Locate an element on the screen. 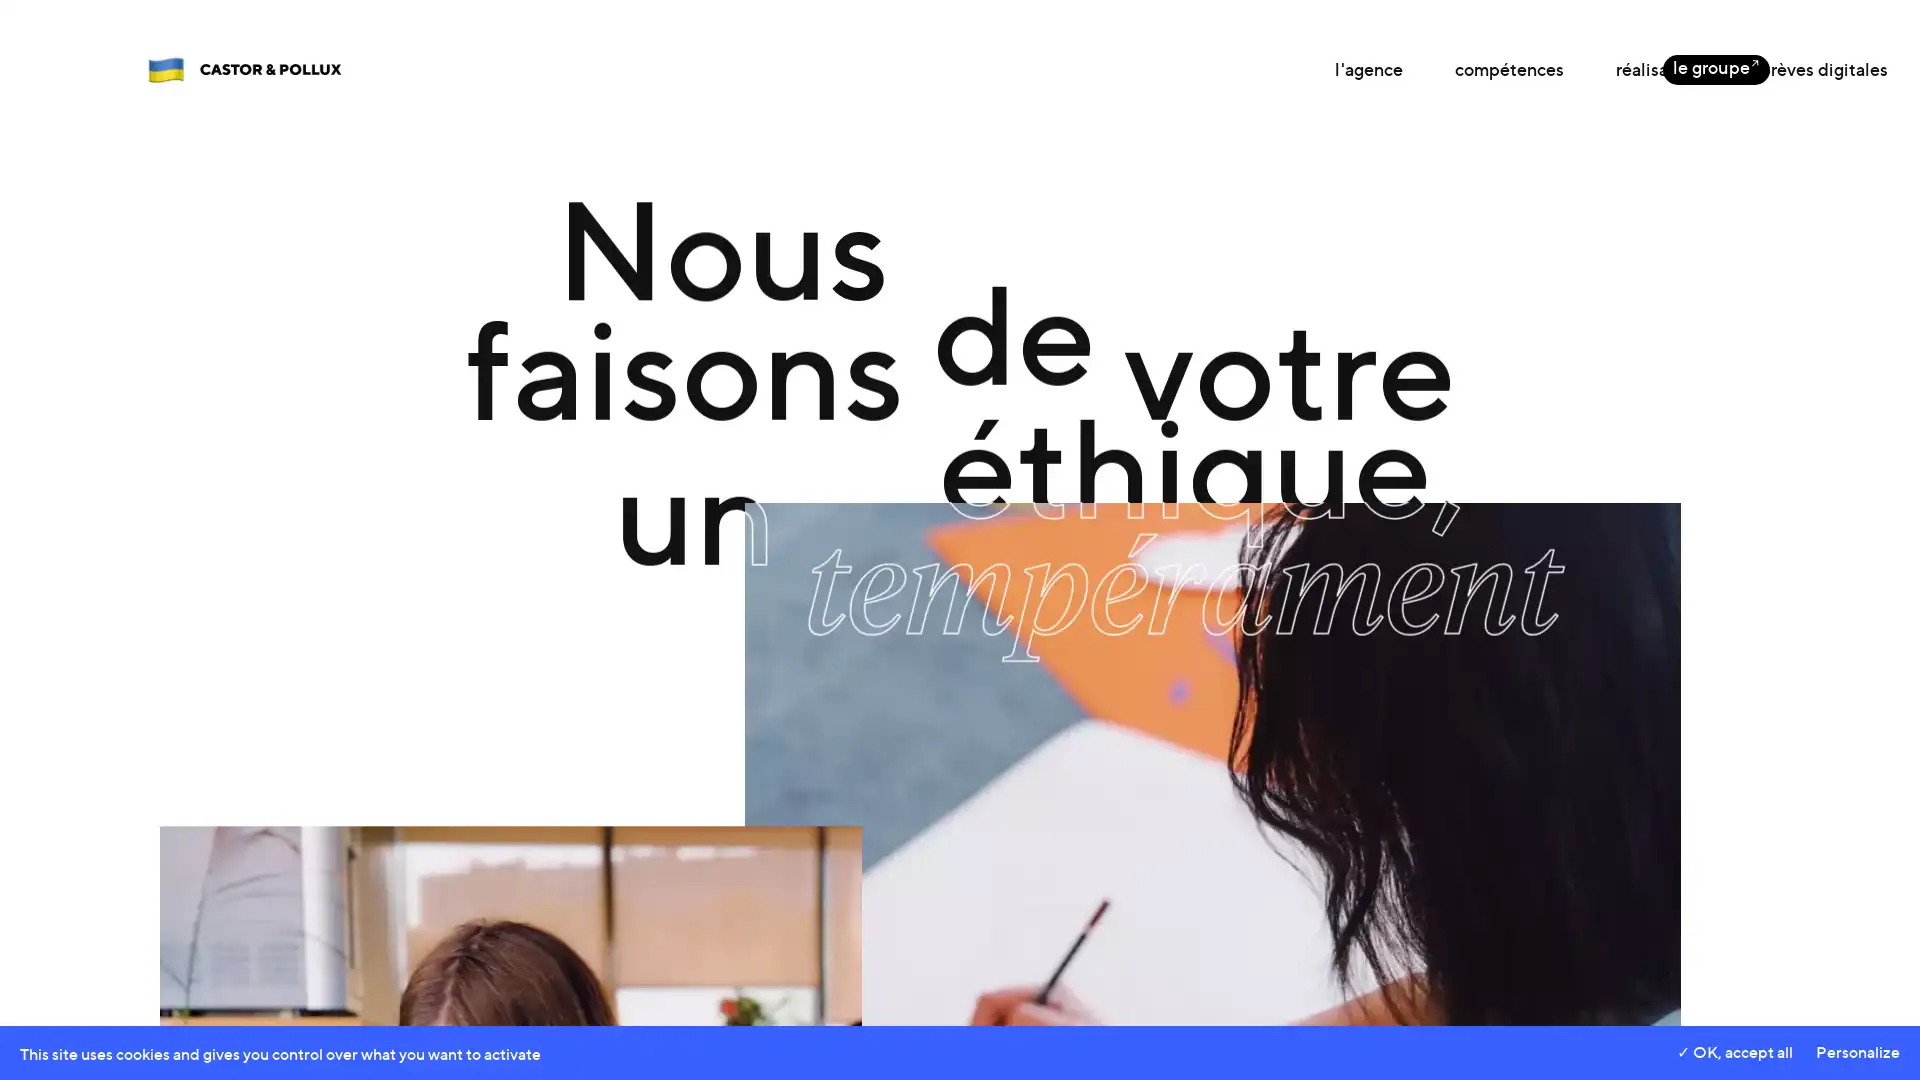  OK, accept all is located at coordinates (1733, 1049).